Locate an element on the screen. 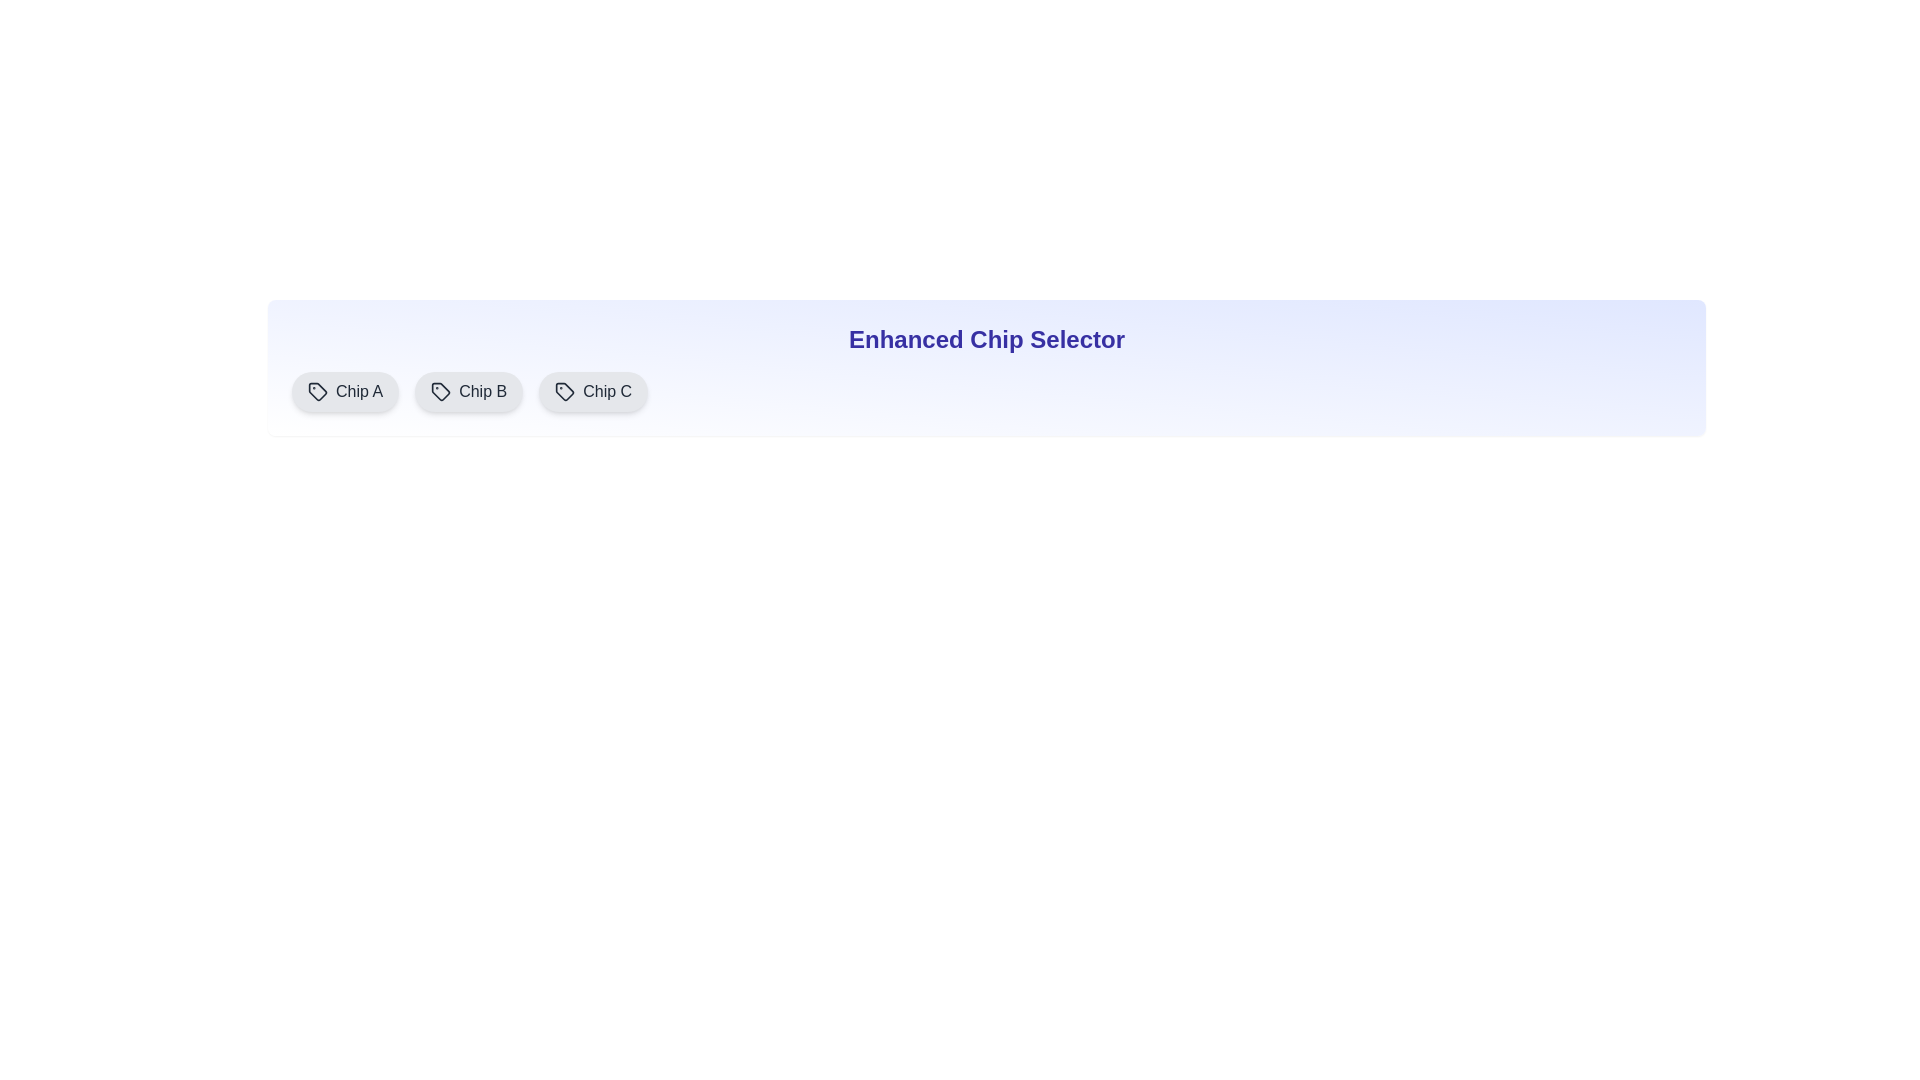 This screenshot has width=1920, height=1080. the chip labeled Chip B to observe the hover effect is located at coordinates (468, 392).